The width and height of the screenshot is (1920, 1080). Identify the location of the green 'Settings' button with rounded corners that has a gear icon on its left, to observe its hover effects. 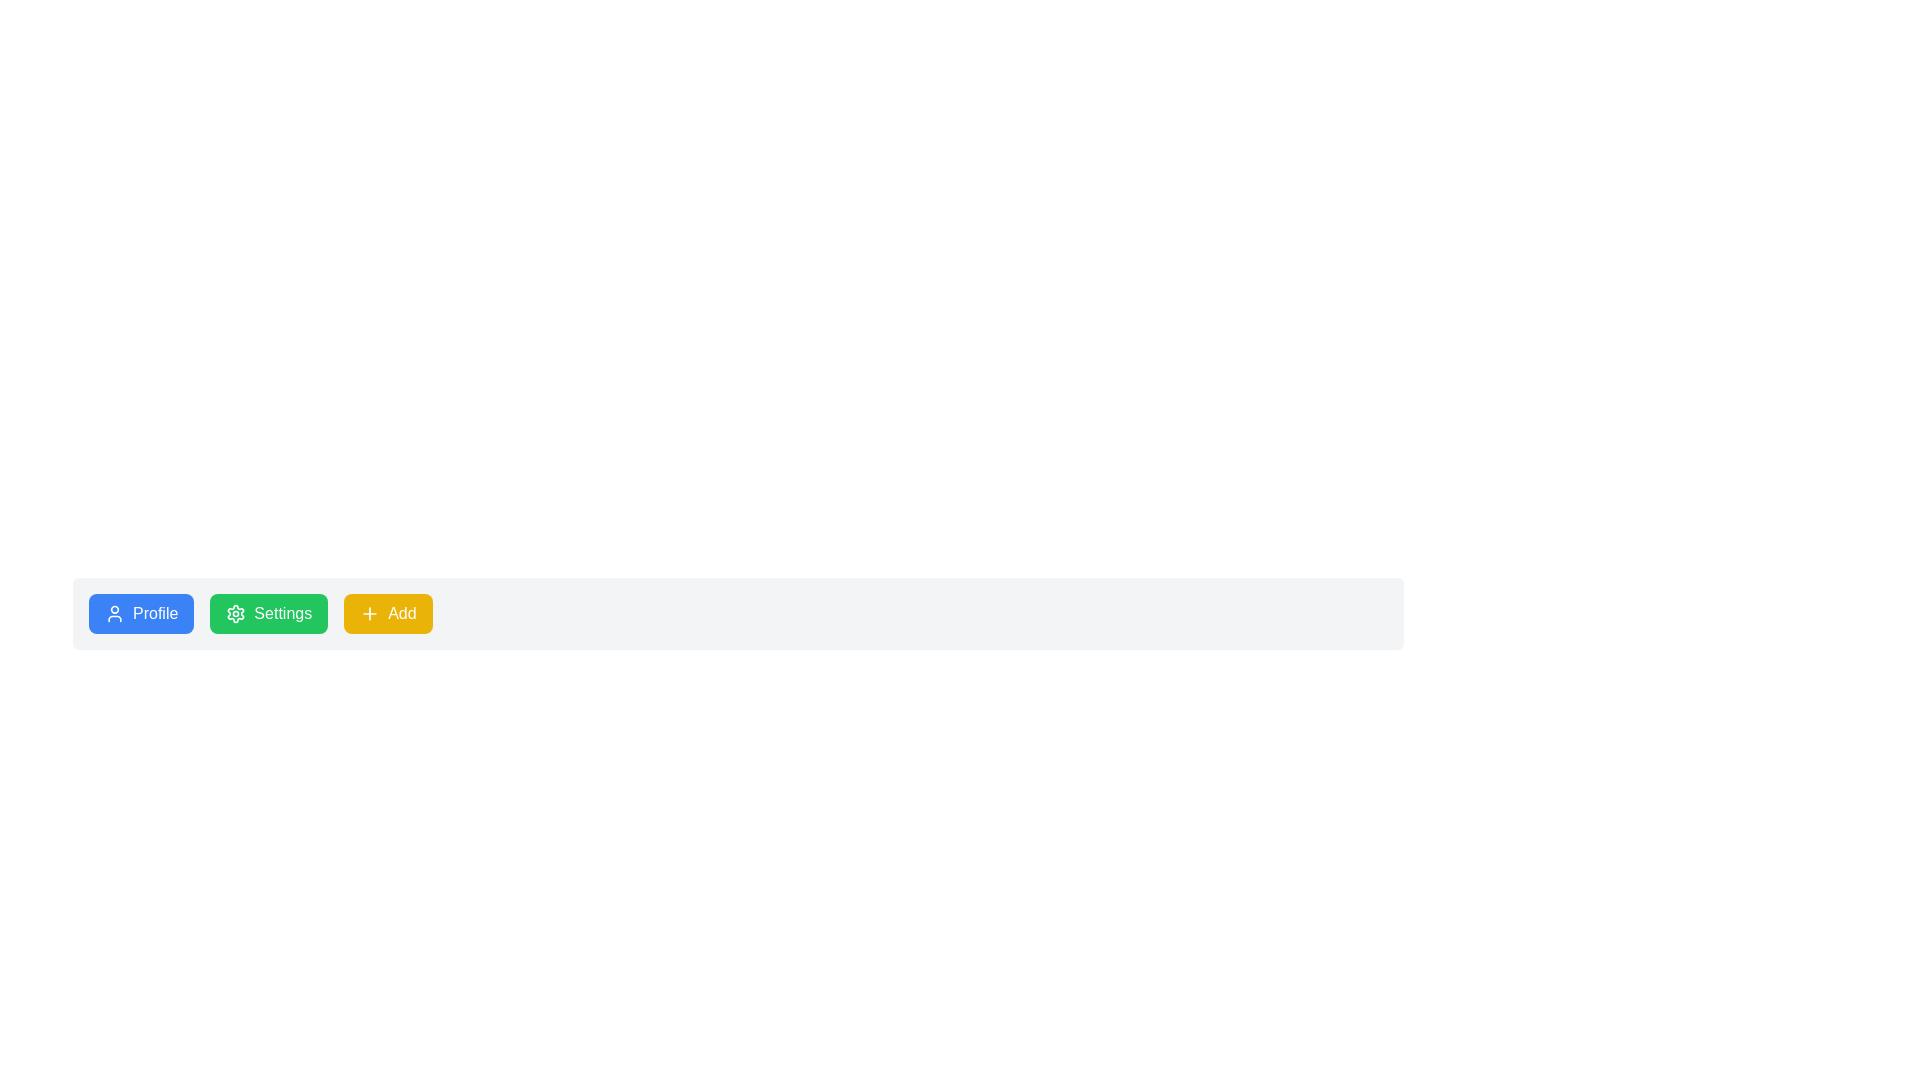
(268, 612).